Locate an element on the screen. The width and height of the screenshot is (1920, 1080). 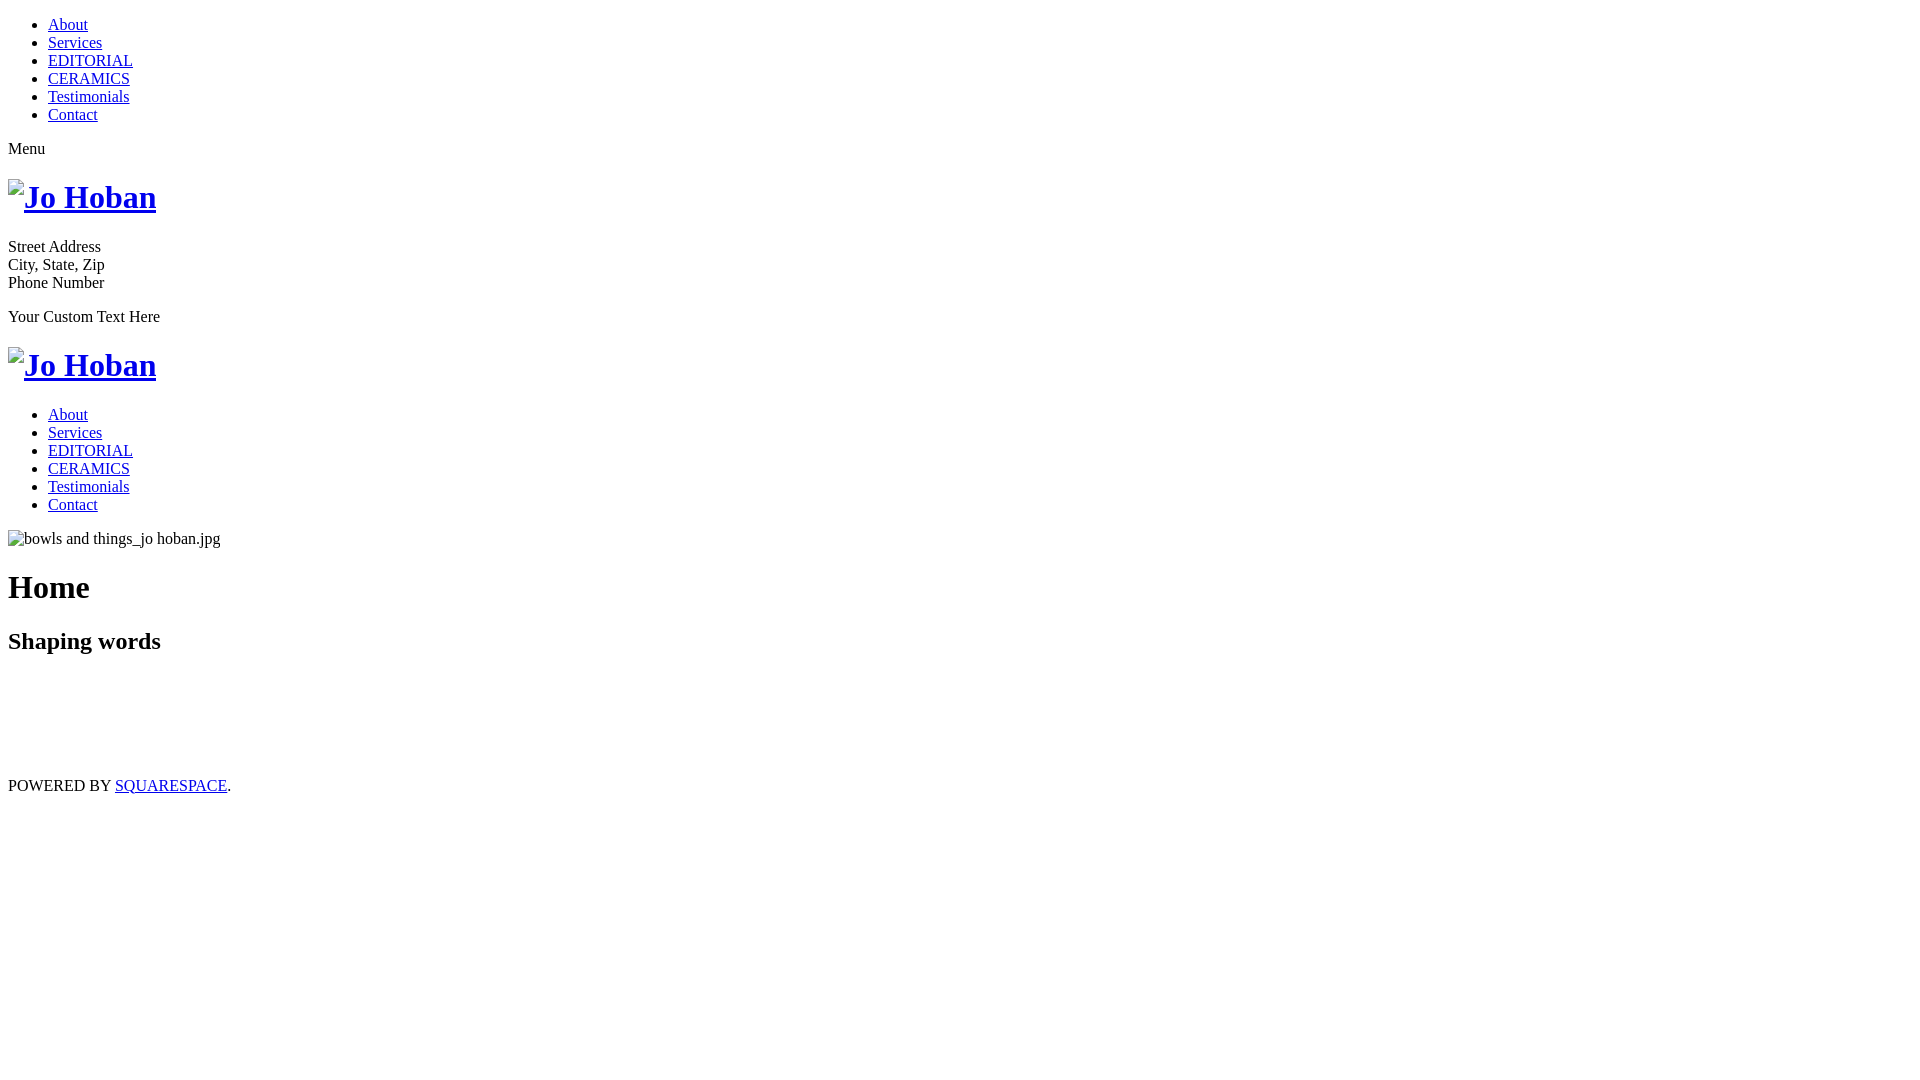
'CERAMICS' is located at coordinates (88, 77).